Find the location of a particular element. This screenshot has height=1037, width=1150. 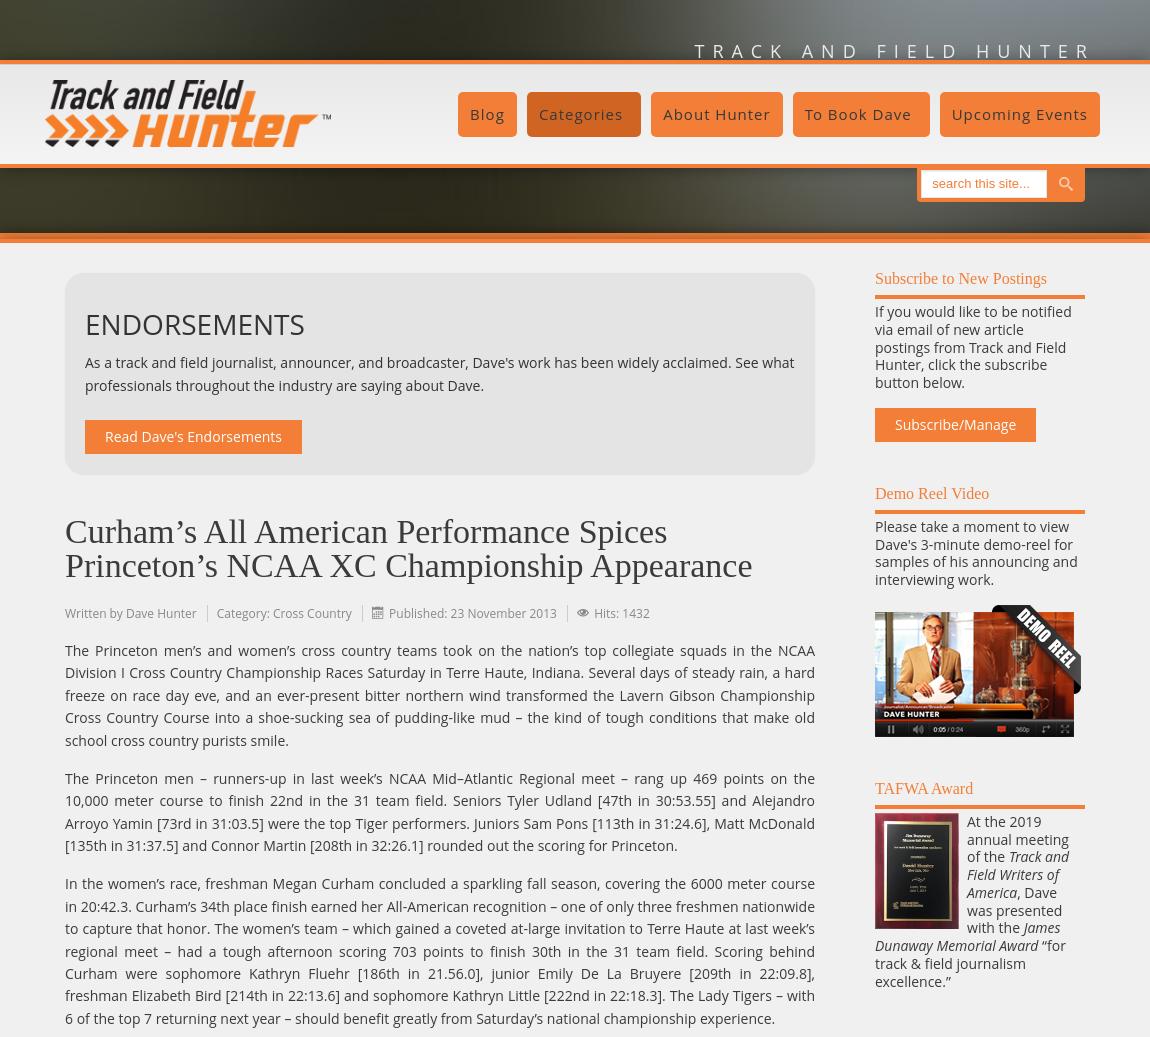

'Cross Country' is located at coordinates (311, 612).